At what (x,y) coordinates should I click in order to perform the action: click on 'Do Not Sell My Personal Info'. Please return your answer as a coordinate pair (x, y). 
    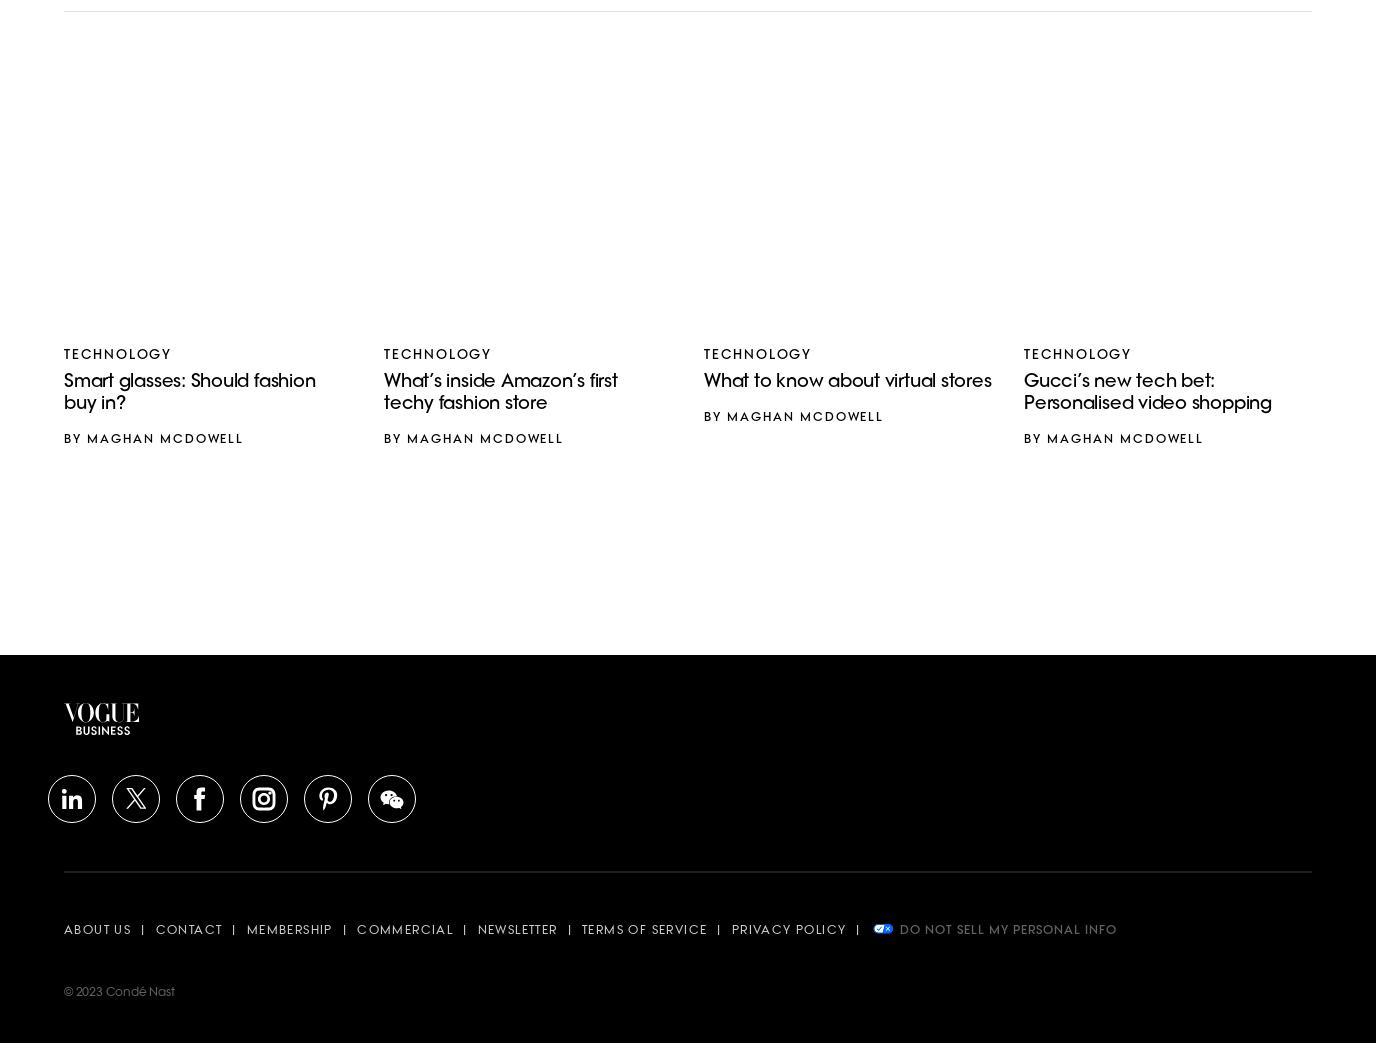
    Looking at the image, I should click on (898, 929).